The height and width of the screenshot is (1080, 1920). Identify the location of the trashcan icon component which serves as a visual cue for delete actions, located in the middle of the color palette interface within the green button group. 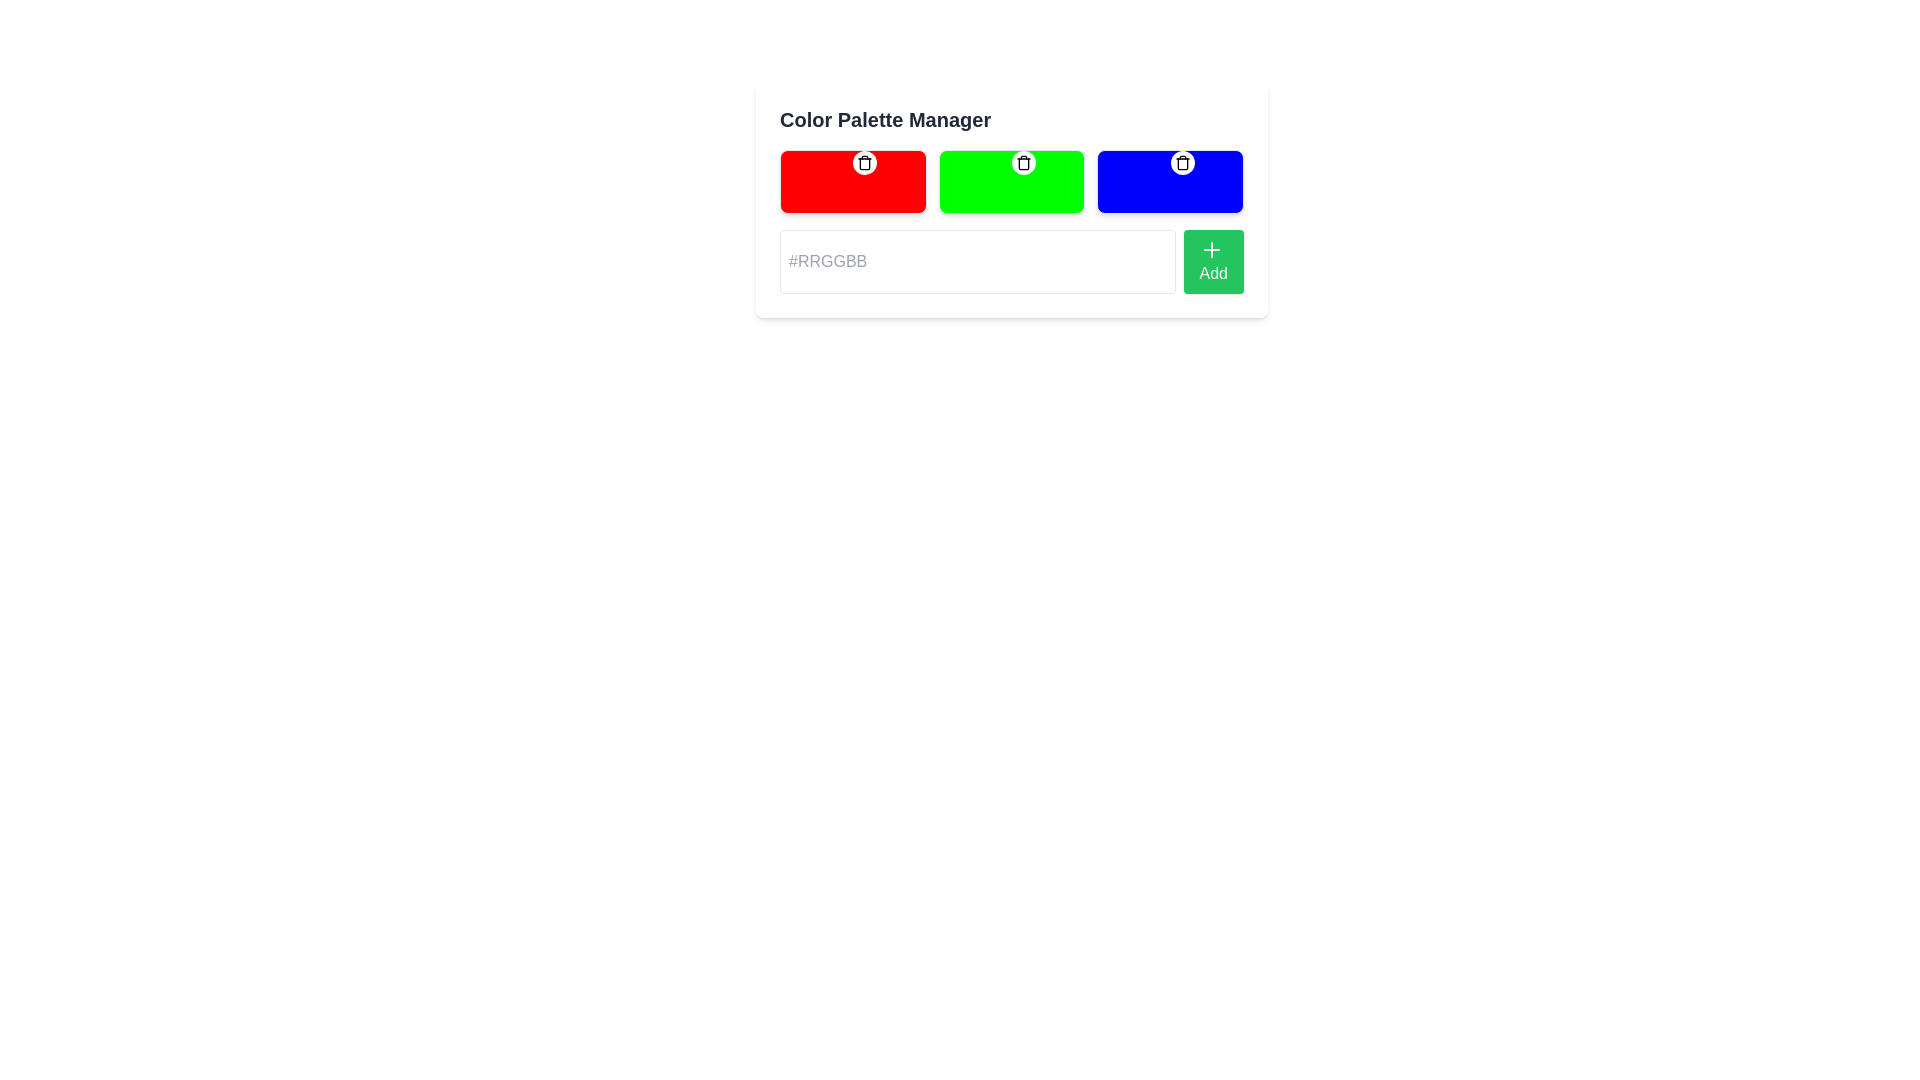
(1023, 163).